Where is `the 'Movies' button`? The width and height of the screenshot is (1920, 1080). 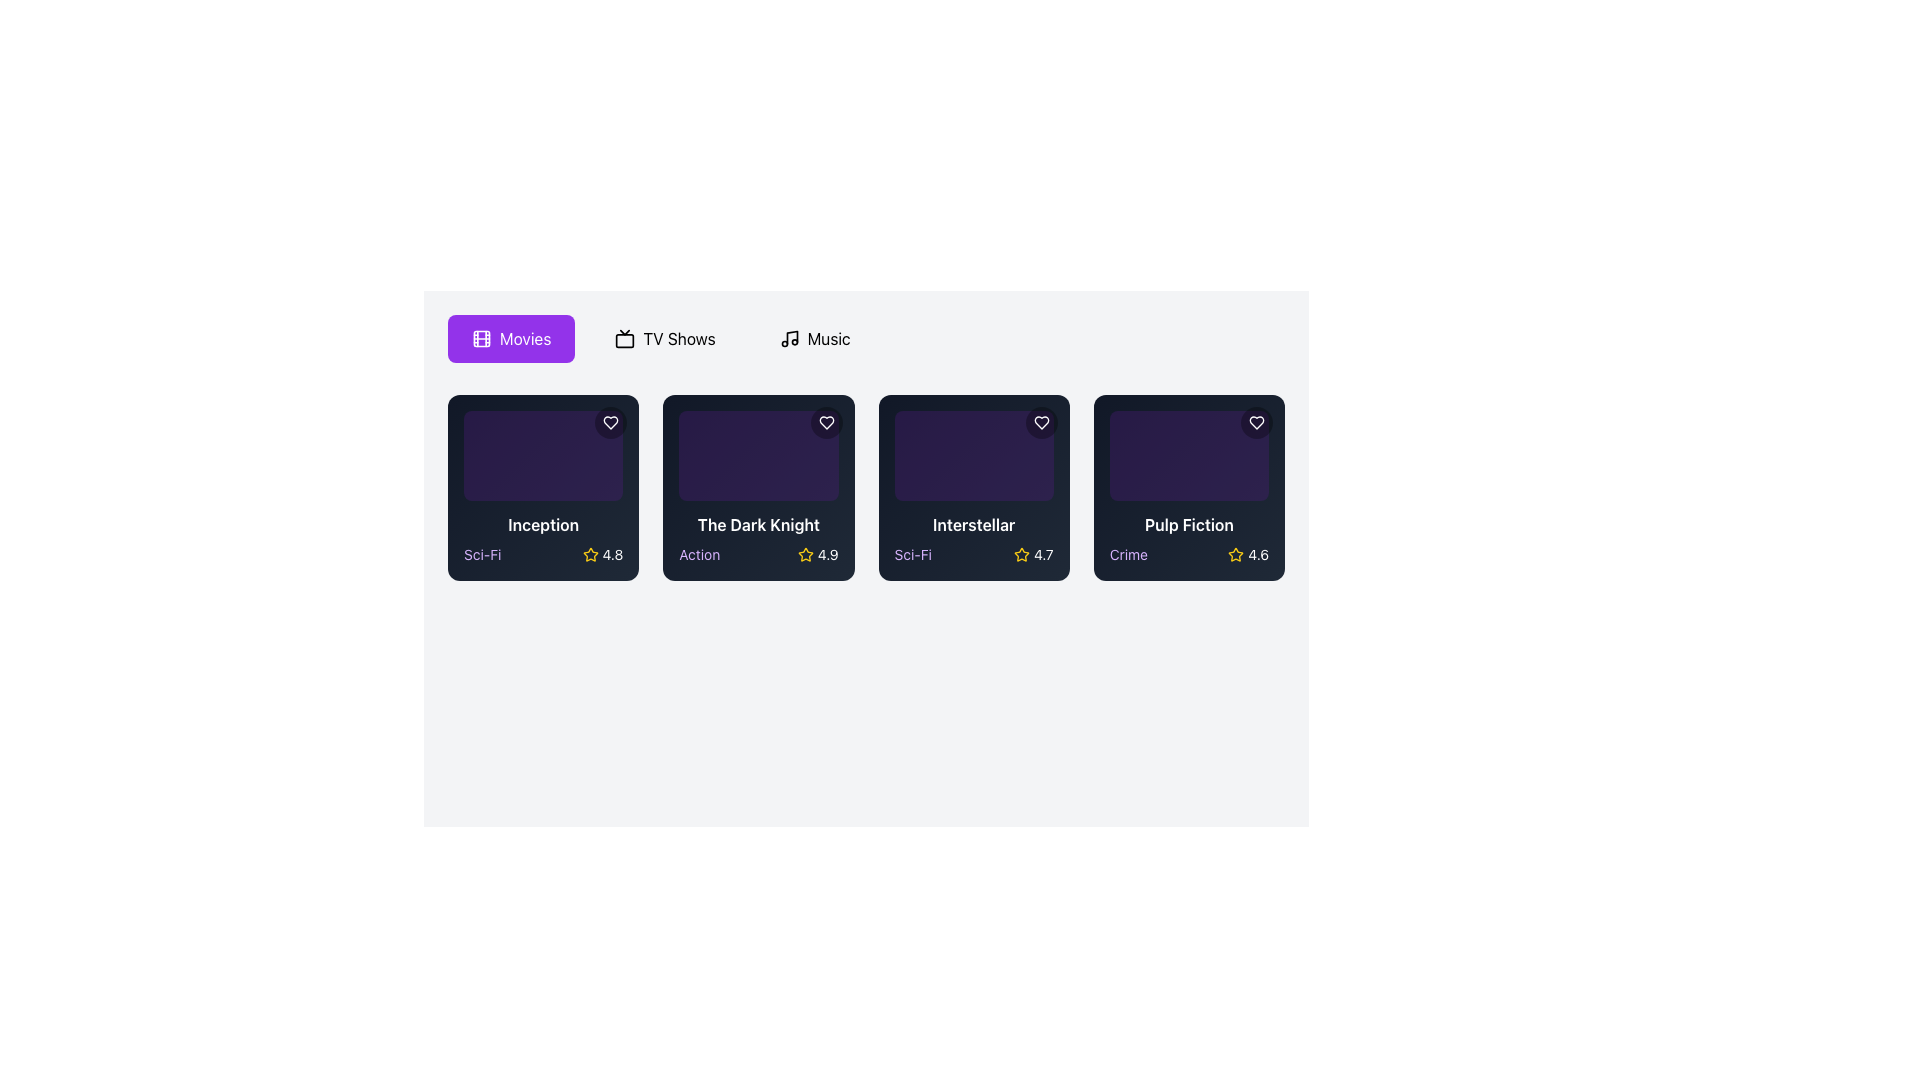
the 'Movies' button is located at coordinates (511, 338).